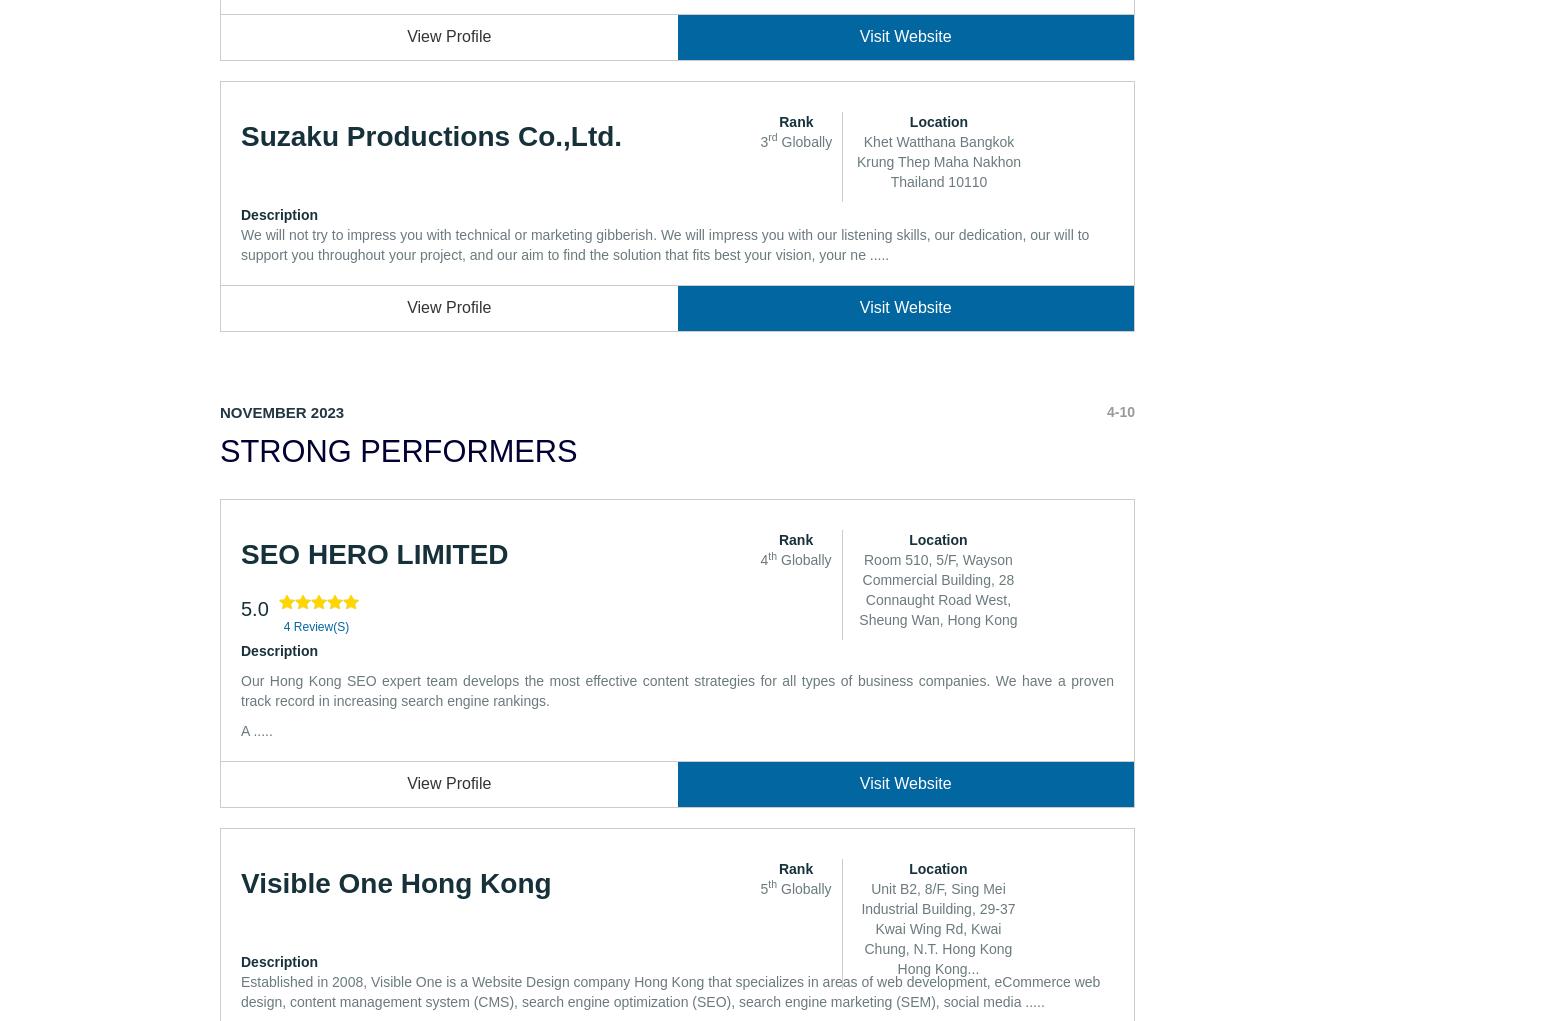 This screenshot has height=1021, width=1550. What do you see at coordinates (937, 160) in the screenshot?
I see `'Khet Watthana Bangkok Krung Thep Maha Nakhon Thailand 10110'` at bounding box center [937, 160].